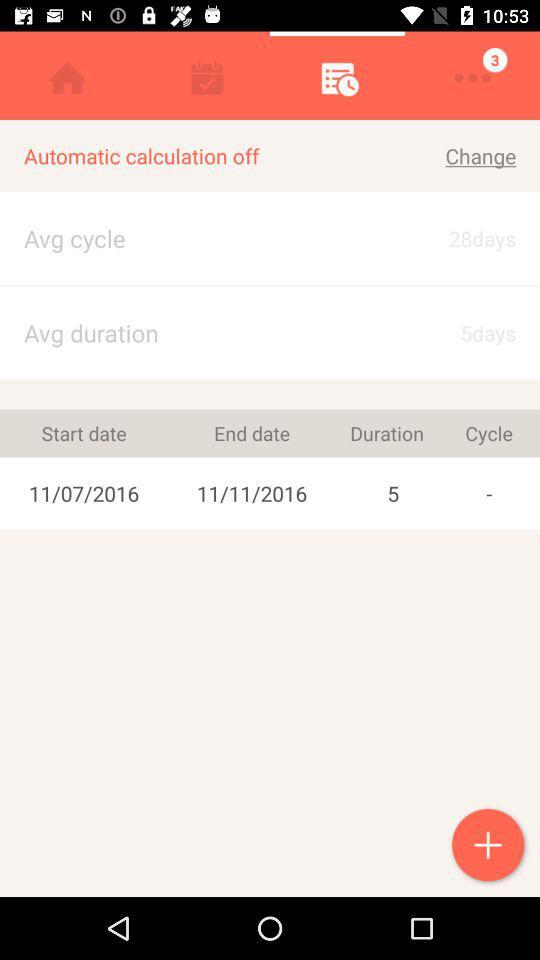 This screenshot has height=960, width=540. Describe the element at coordinates (189, 333) in the screenshot. I see `app next to the 28days item` at that location.